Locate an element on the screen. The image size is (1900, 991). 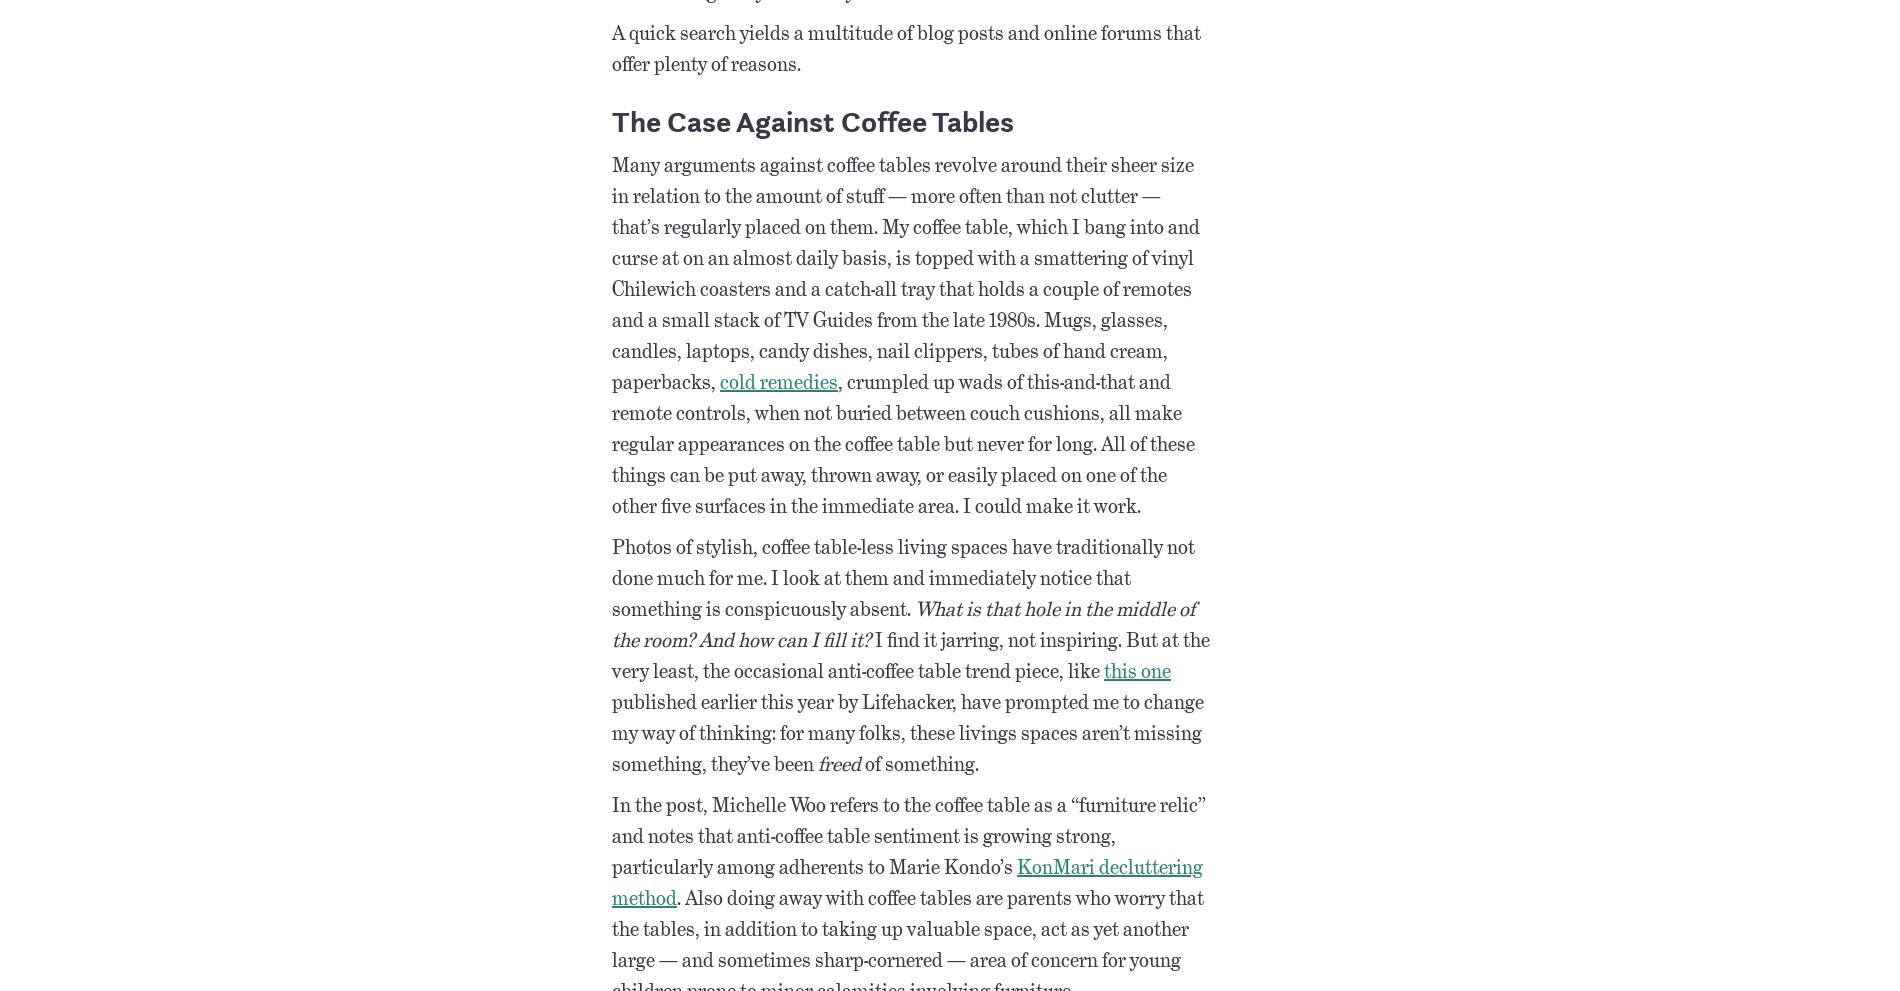
'this one' is located at coordinates (1137, 670).